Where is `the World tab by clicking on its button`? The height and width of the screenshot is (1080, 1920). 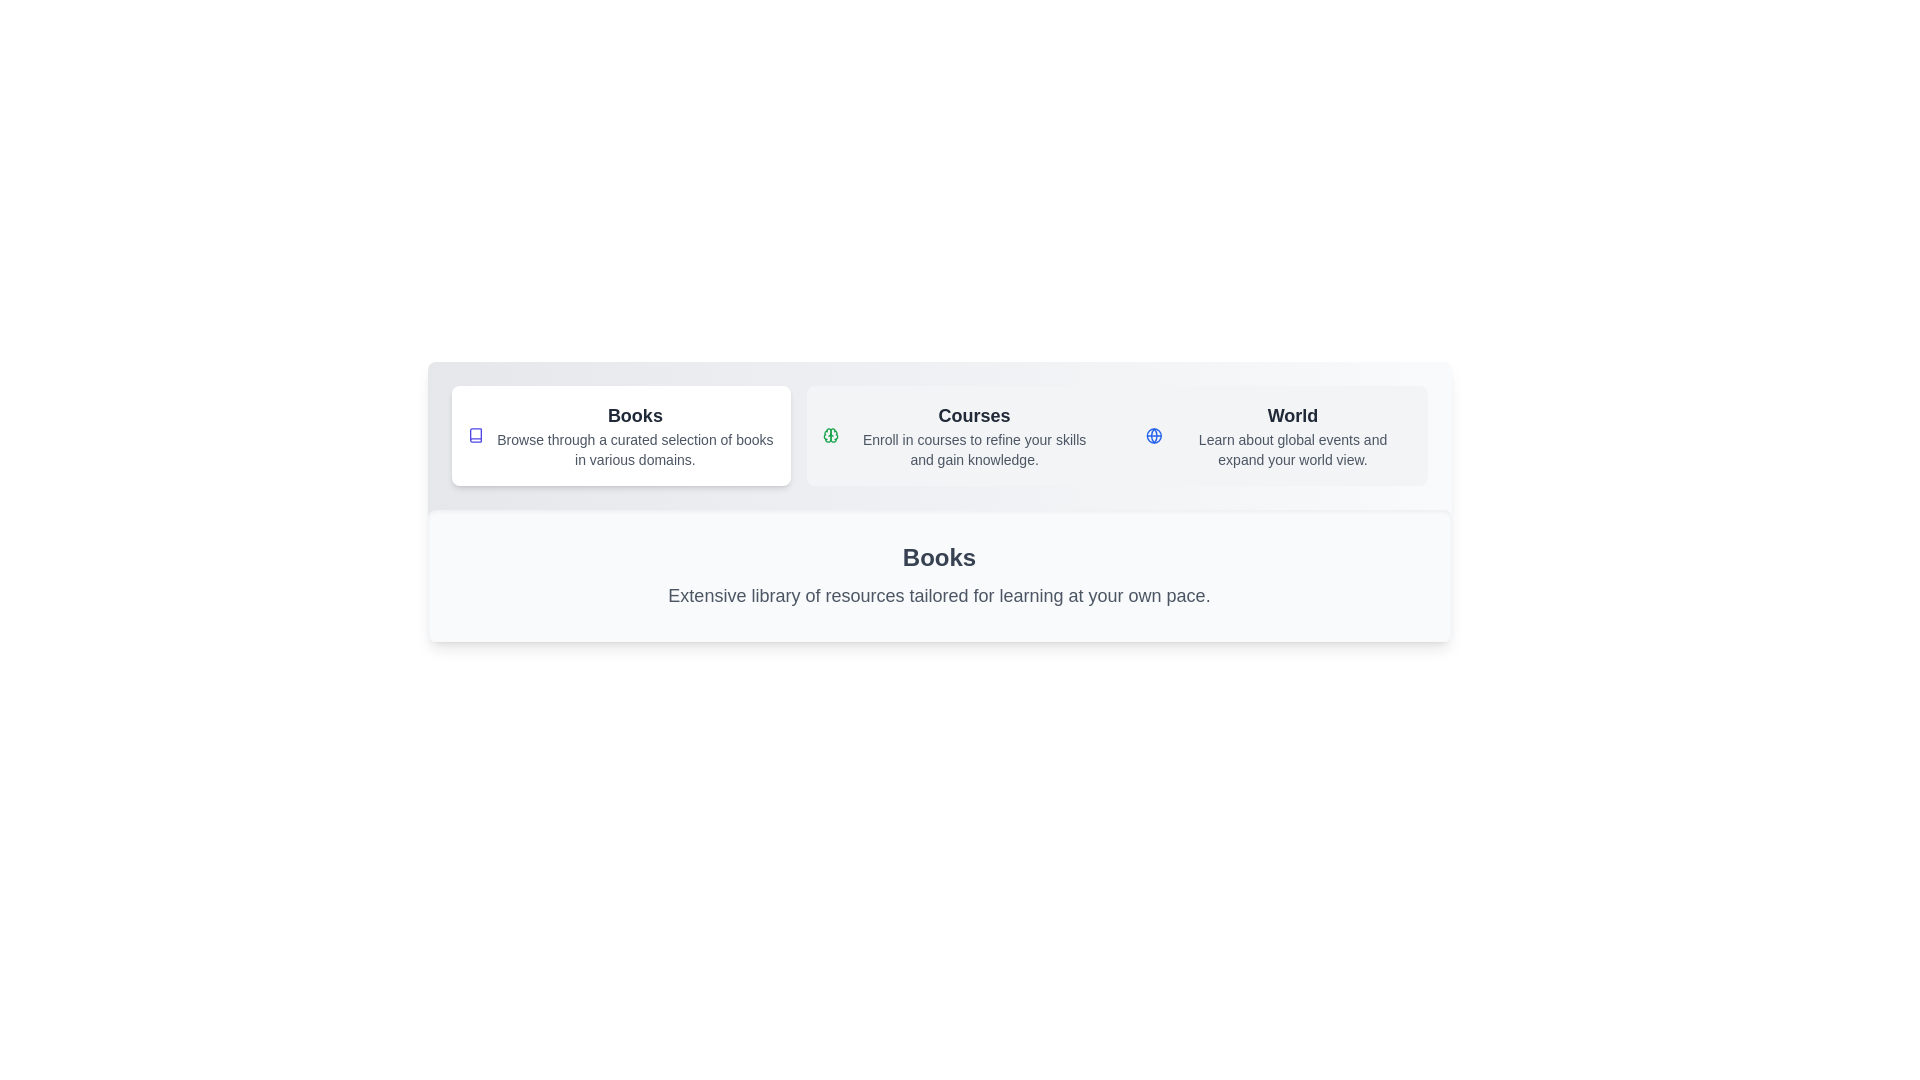
the World tab by clicking on its button is located at coordinates (1277, 434).